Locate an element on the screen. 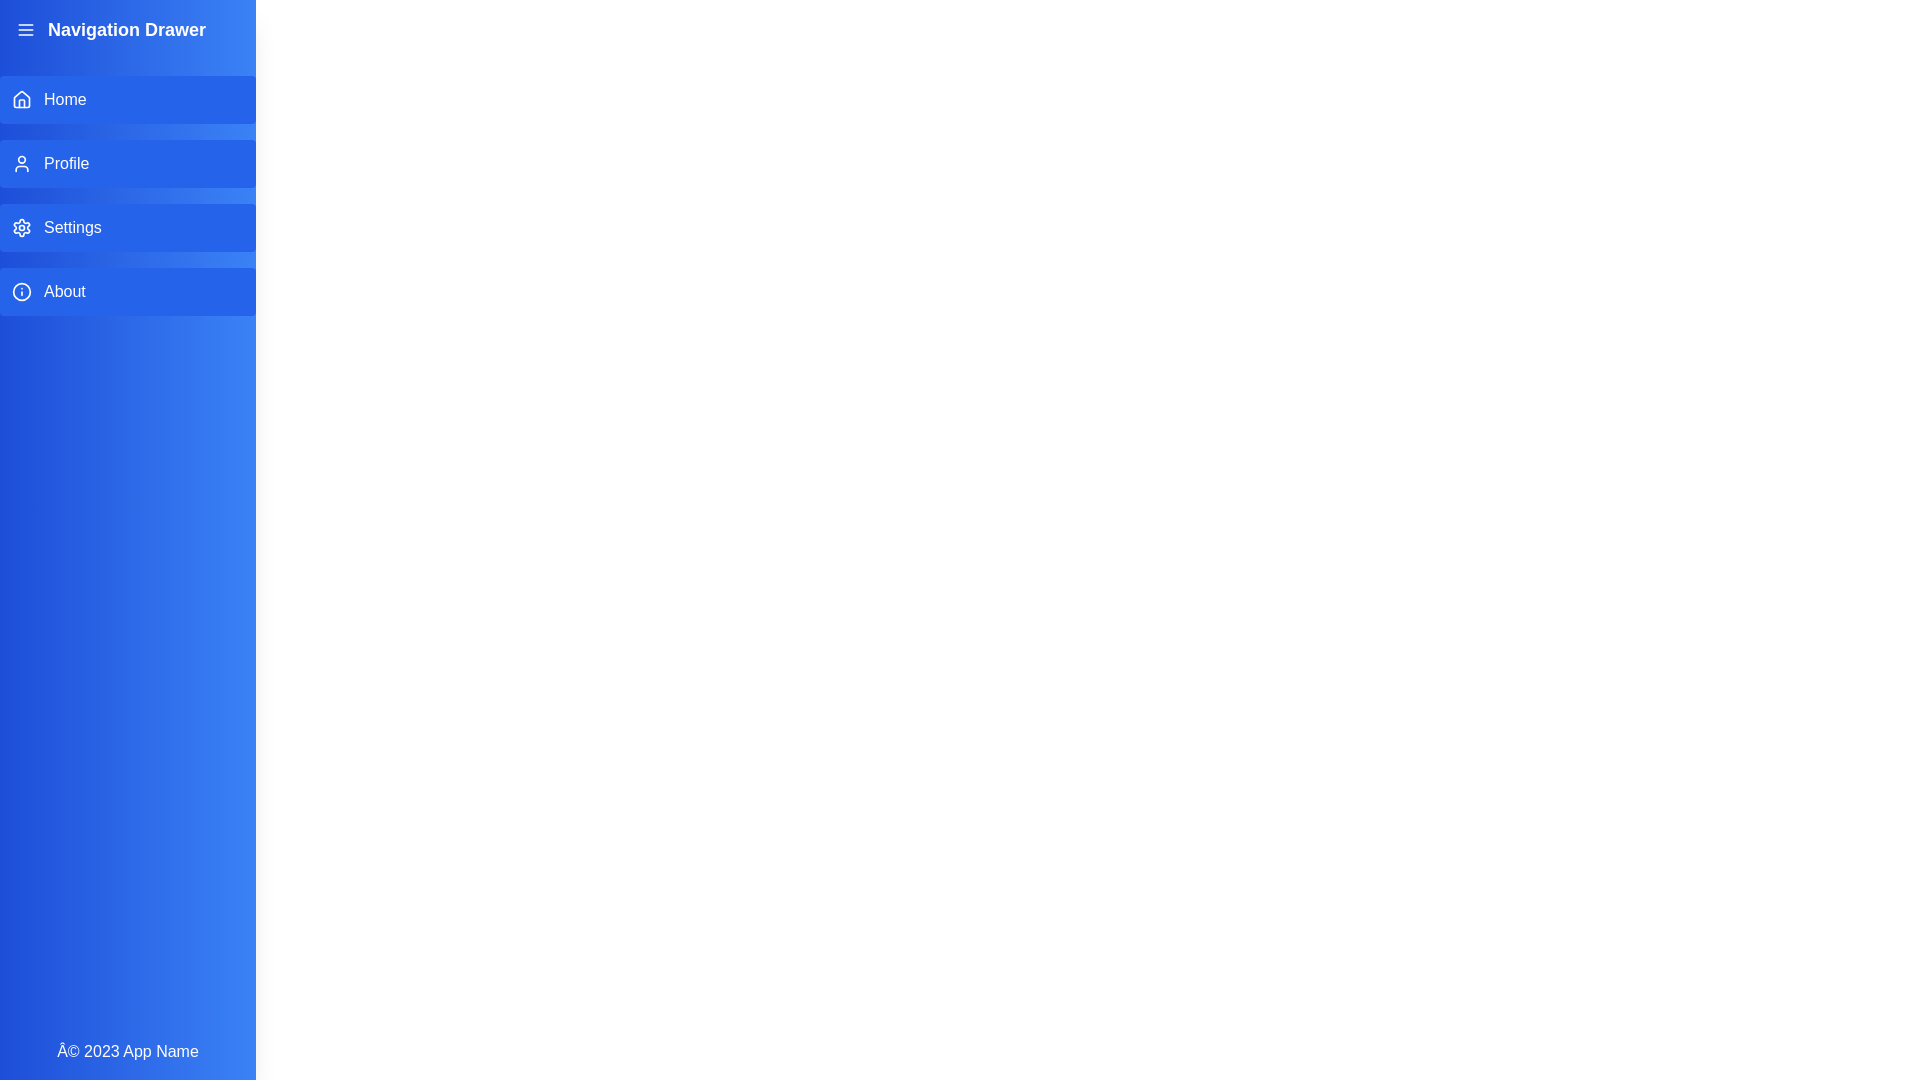 The image size is (1920, 1080). the house-shaped icon located on the left side of the interface within the 'Navigation Drawer' is located at coordinates (22, 100).